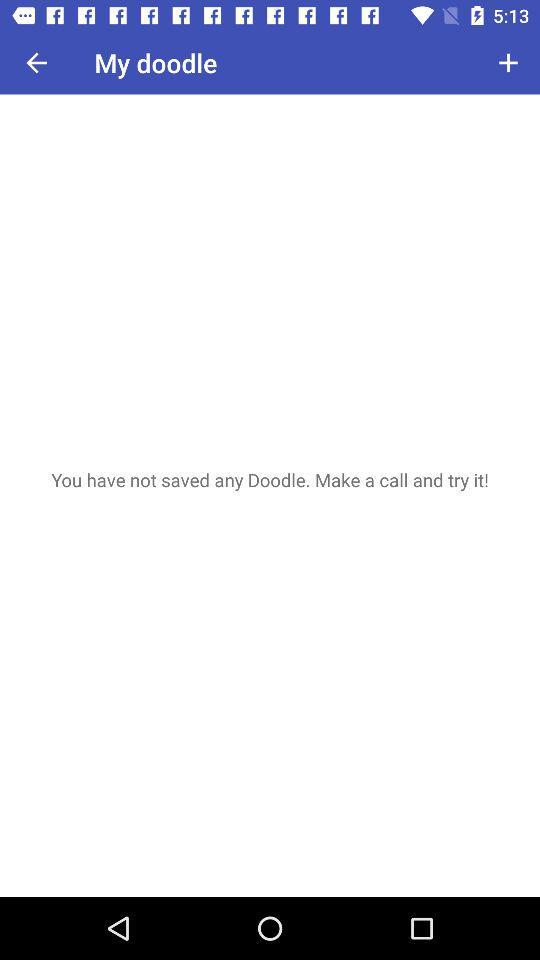 The width and height of the screenshot is (540, 960). I want to click on item to the left of the my doodle item, so click(36, 62).